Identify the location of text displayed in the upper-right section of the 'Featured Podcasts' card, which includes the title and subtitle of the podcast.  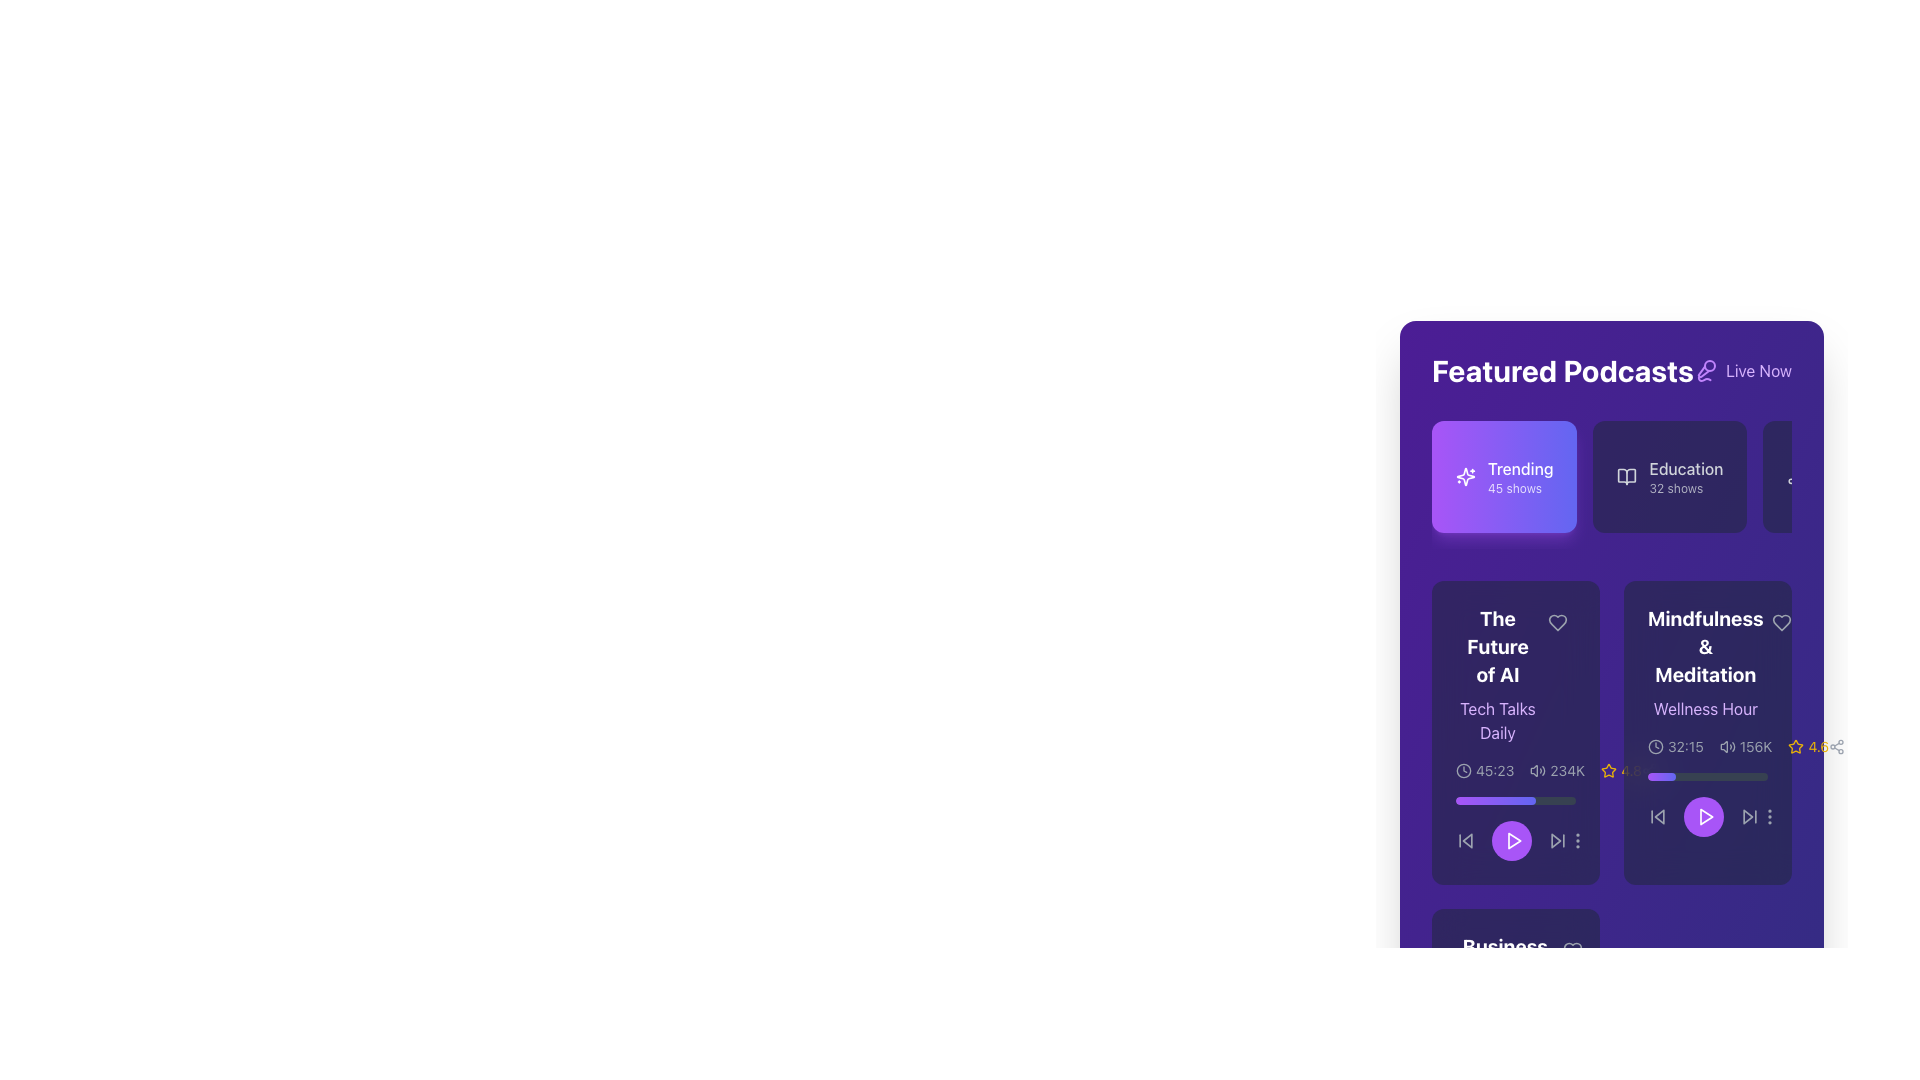
(1707, 663).